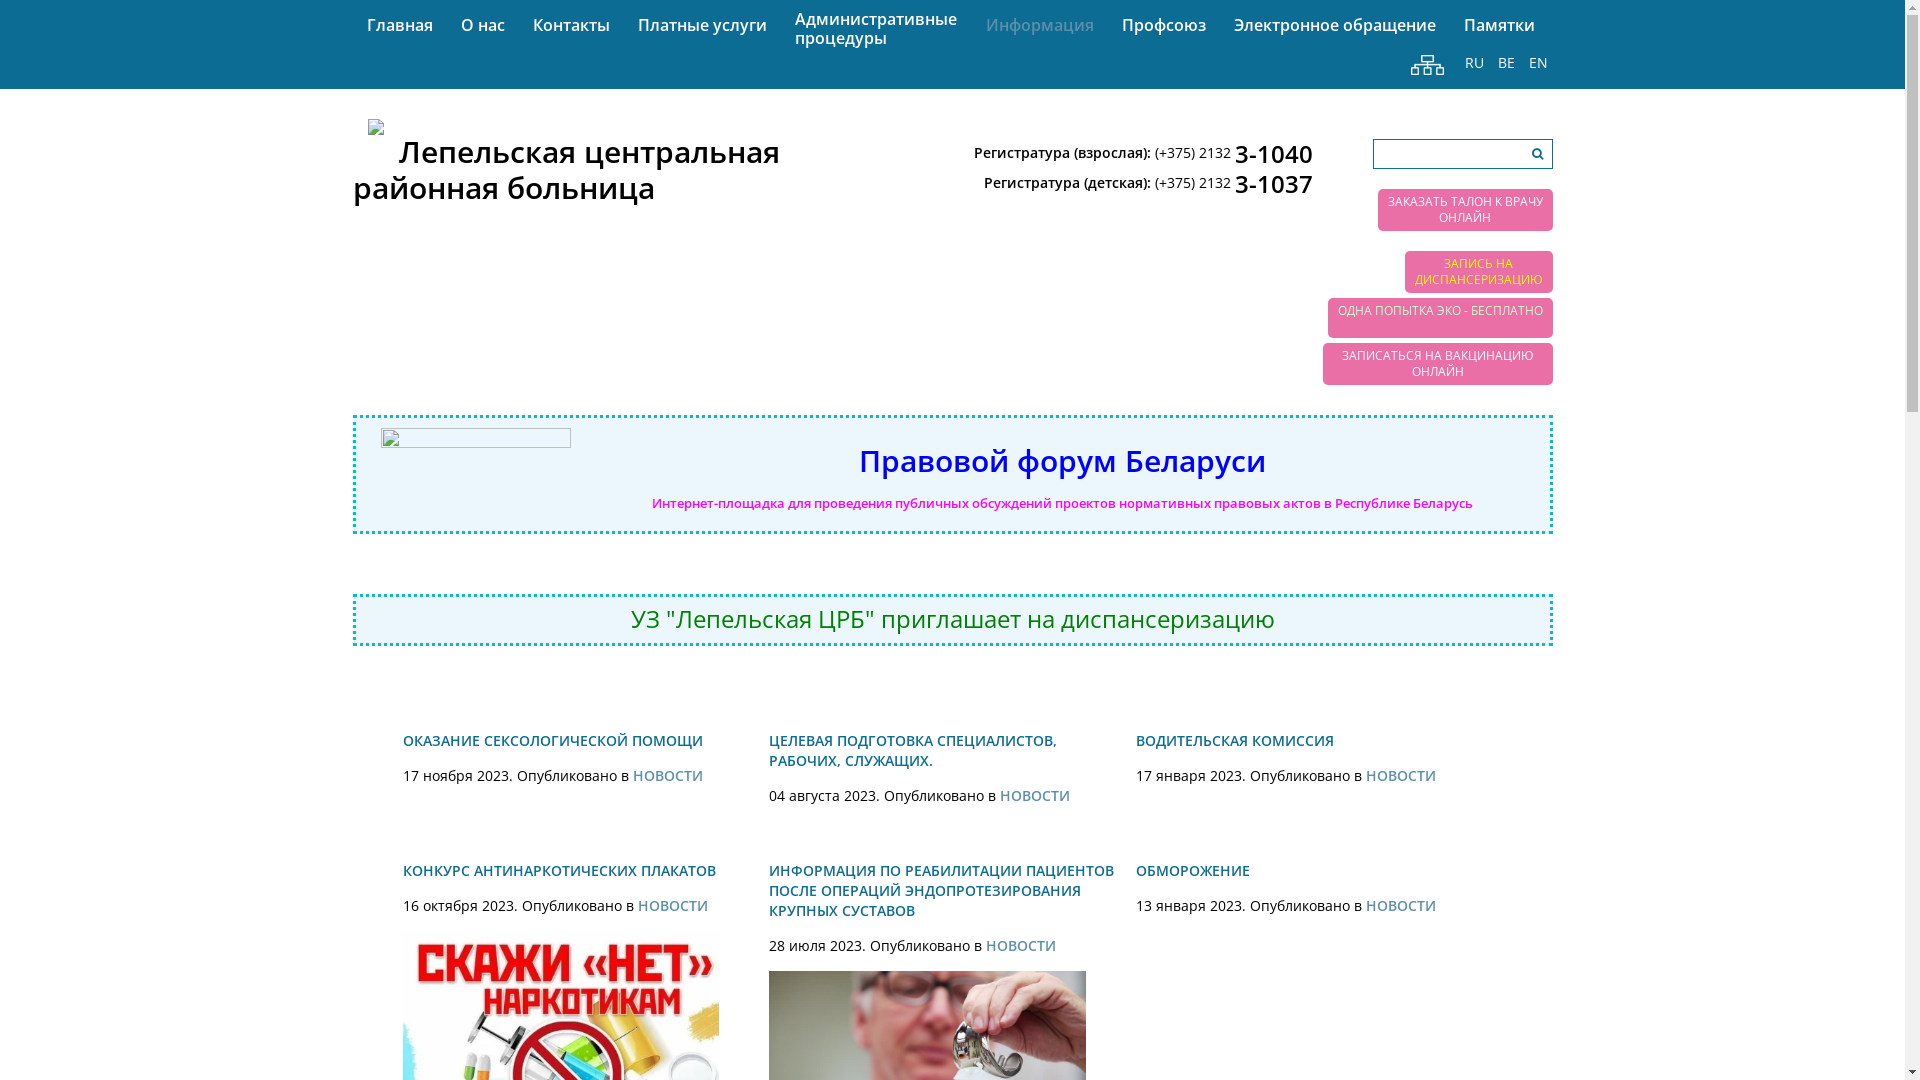 The height and width of the screenshot is (1080, 1920). I want to click on 'EN', so click(1537, 62).